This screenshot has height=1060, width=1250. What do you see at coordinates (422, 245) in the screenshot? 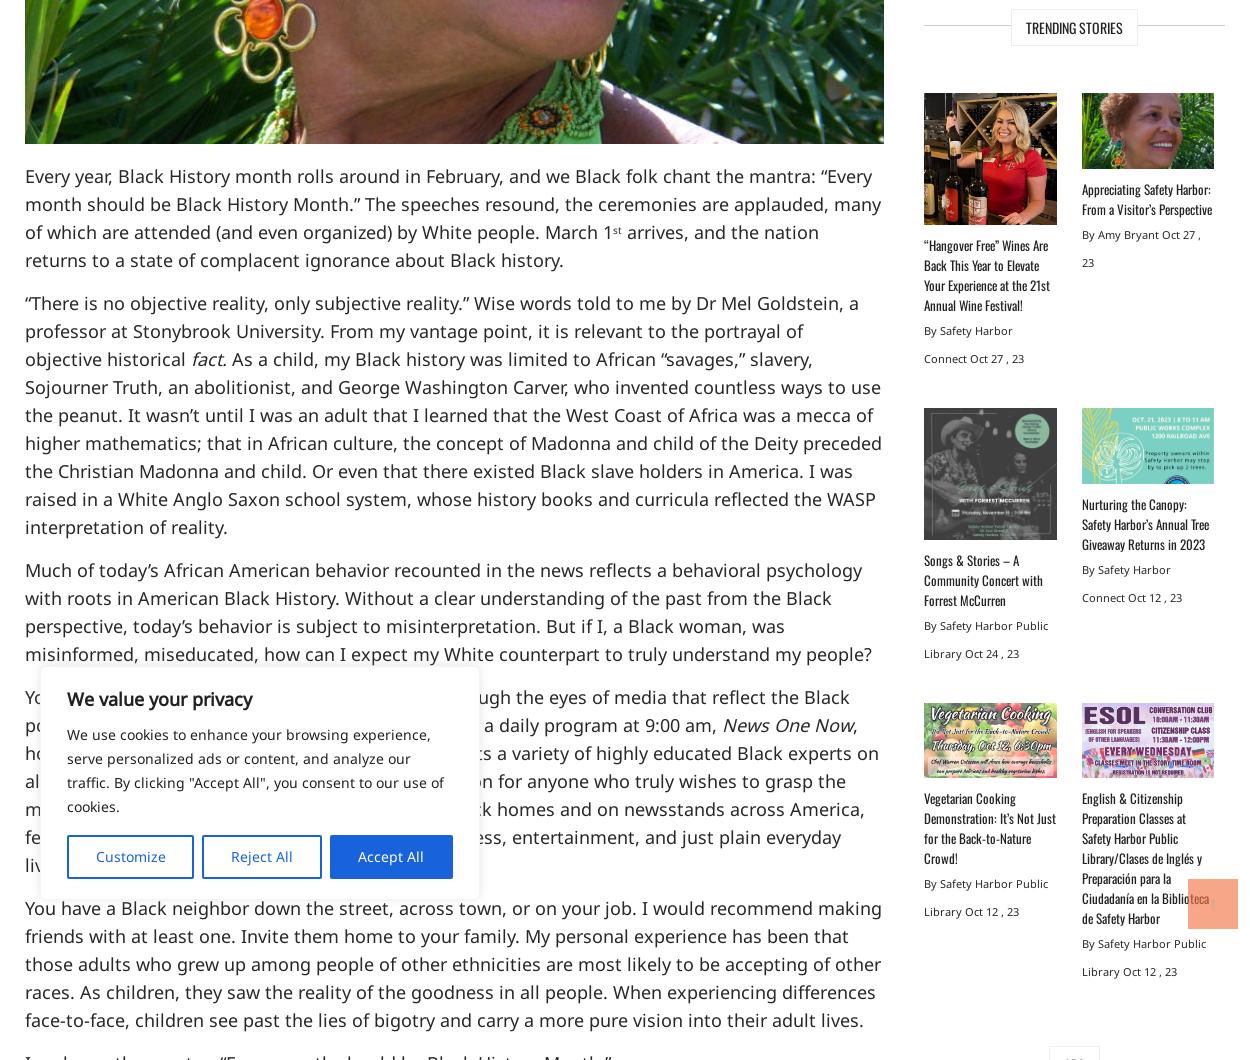
I see `'arrives, and the nation returns to a state of complacent ignorance about Black history.'` at bounding box center [422, 245].